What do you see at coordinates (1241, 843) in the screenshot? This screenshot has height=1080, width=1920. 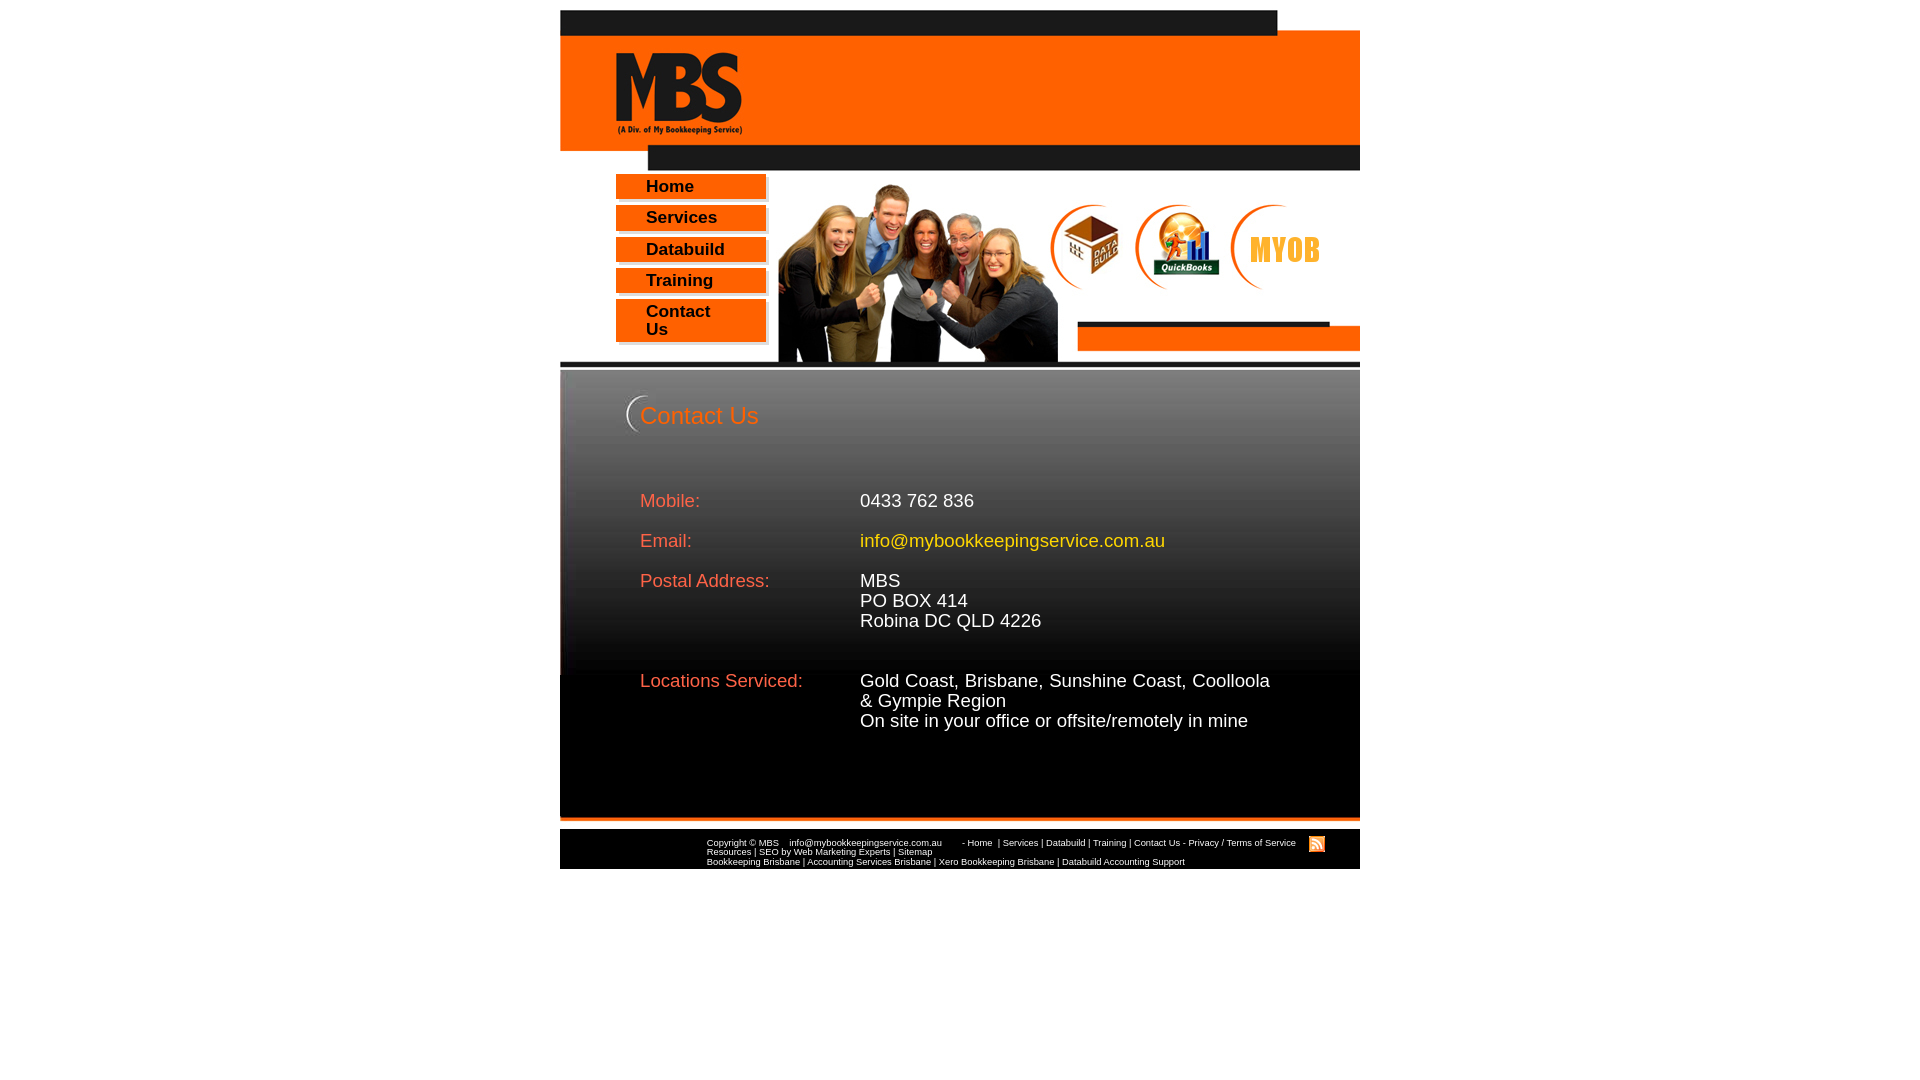 I see `'Privacy / Terms of Service'` at bounding box center [1241, 843].